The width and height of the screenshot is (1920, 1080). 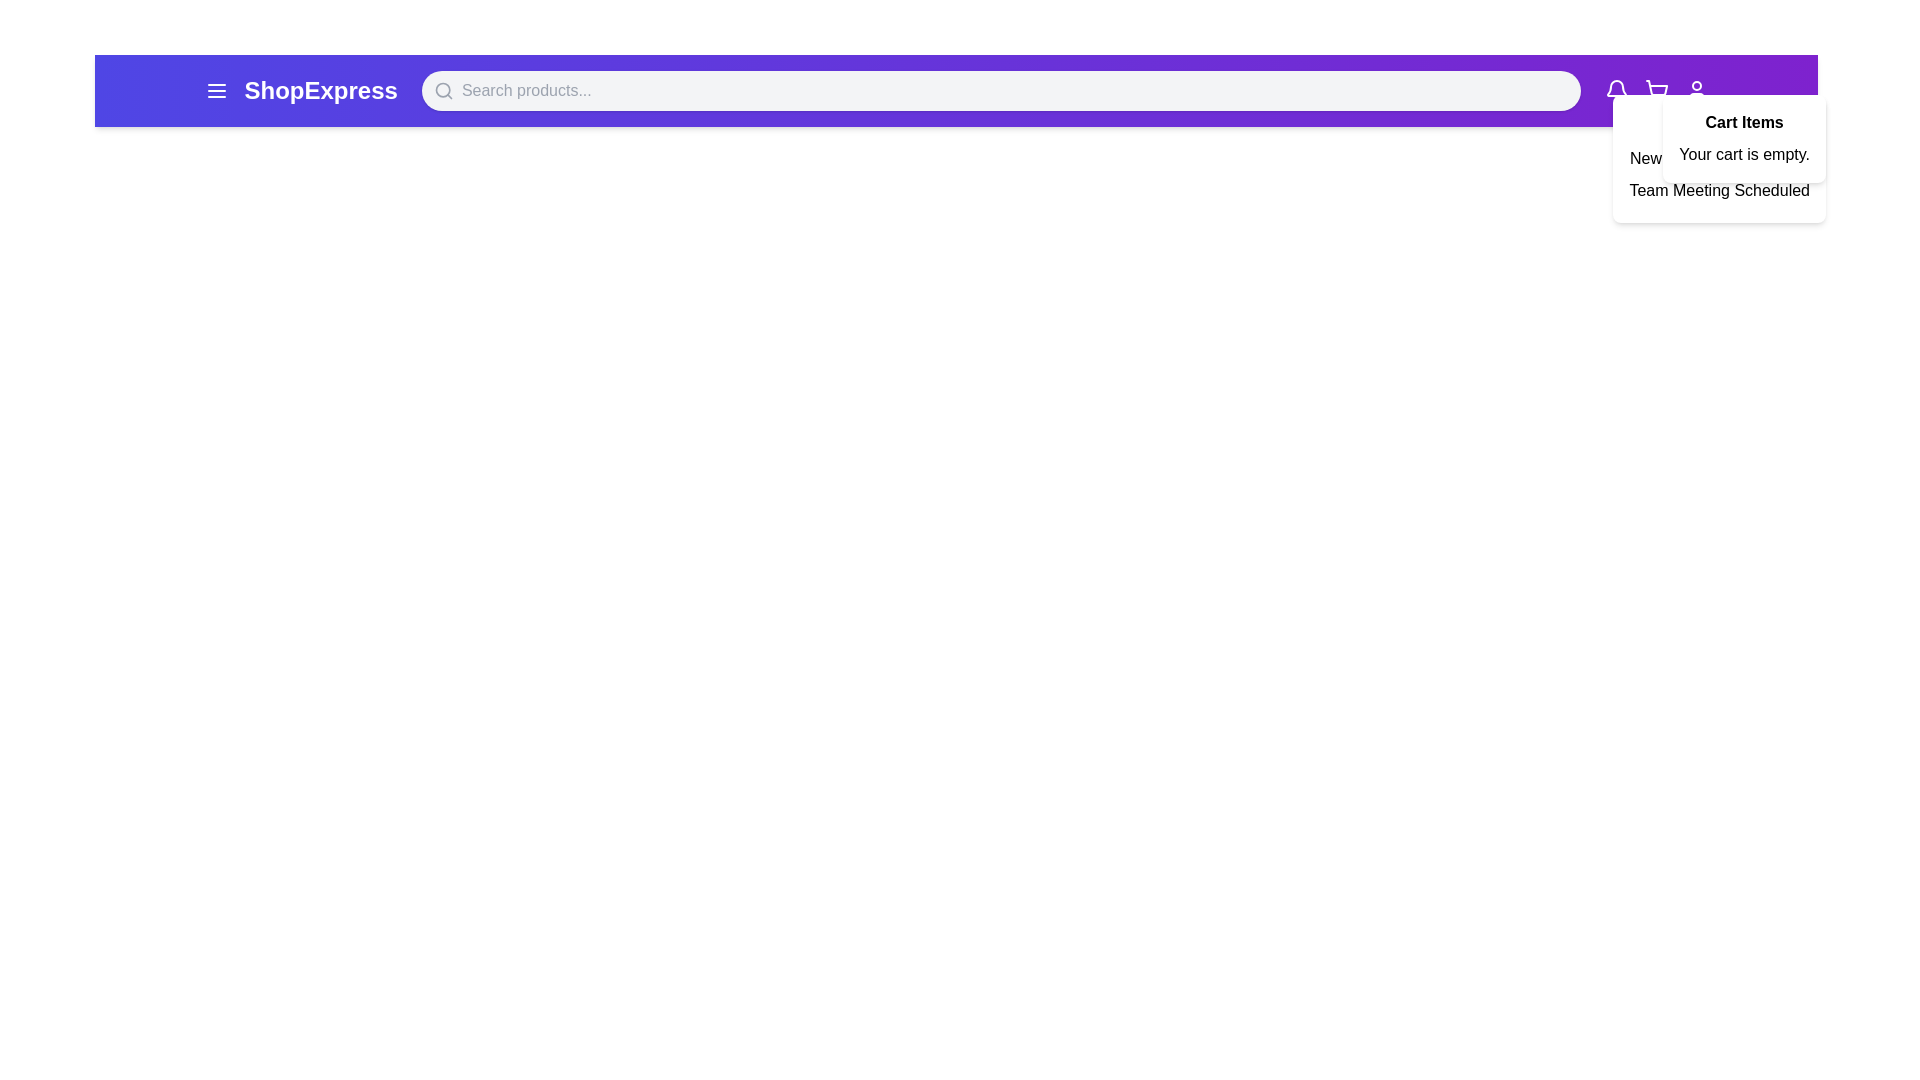 What do you see at coordinates (442, 91) in the screenshot?
I see `the search icon to activate advanced search options` at bounding box center [442, 91].